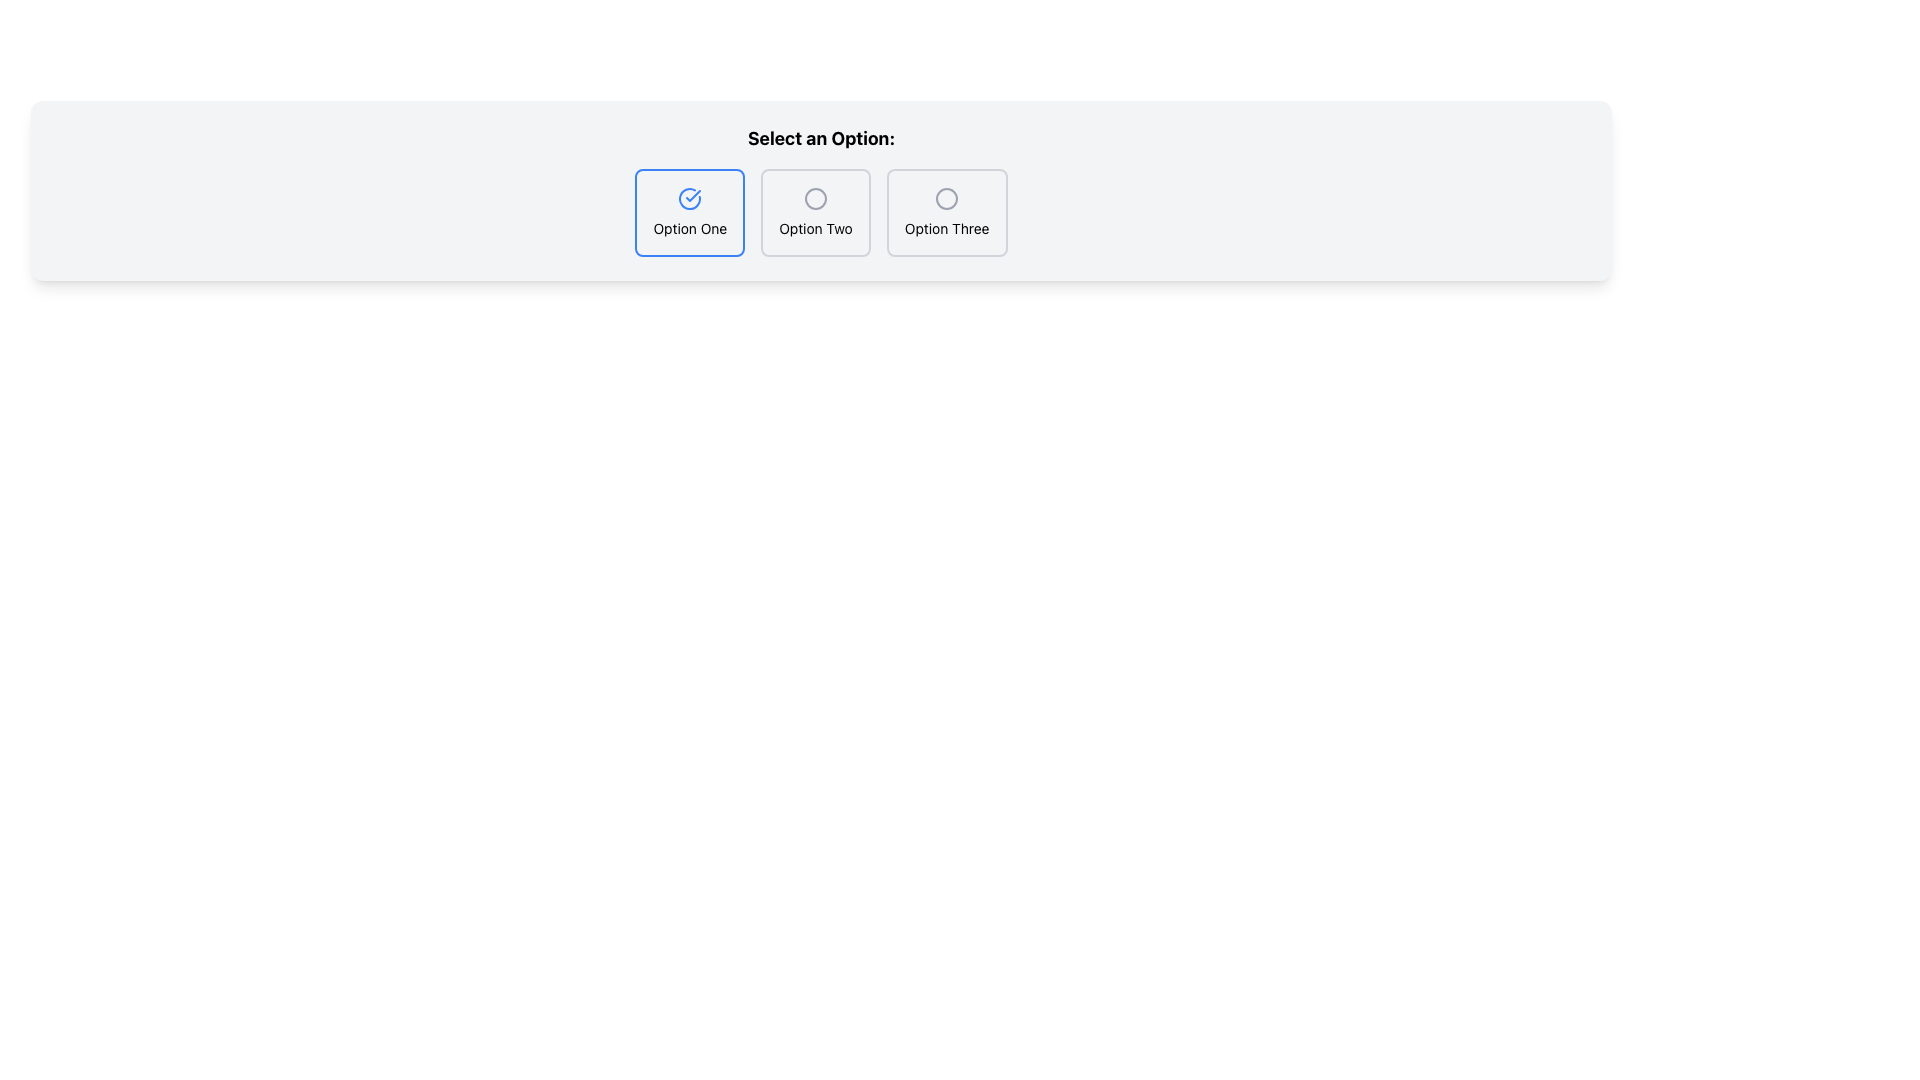 The height and width of the screenshot is (1080, 1920). Describe the element at coordinates (690, 199) in the screenshot. I see `the circular blue checkmark icon located at the center of the card labeled 'Option One'` at that location.